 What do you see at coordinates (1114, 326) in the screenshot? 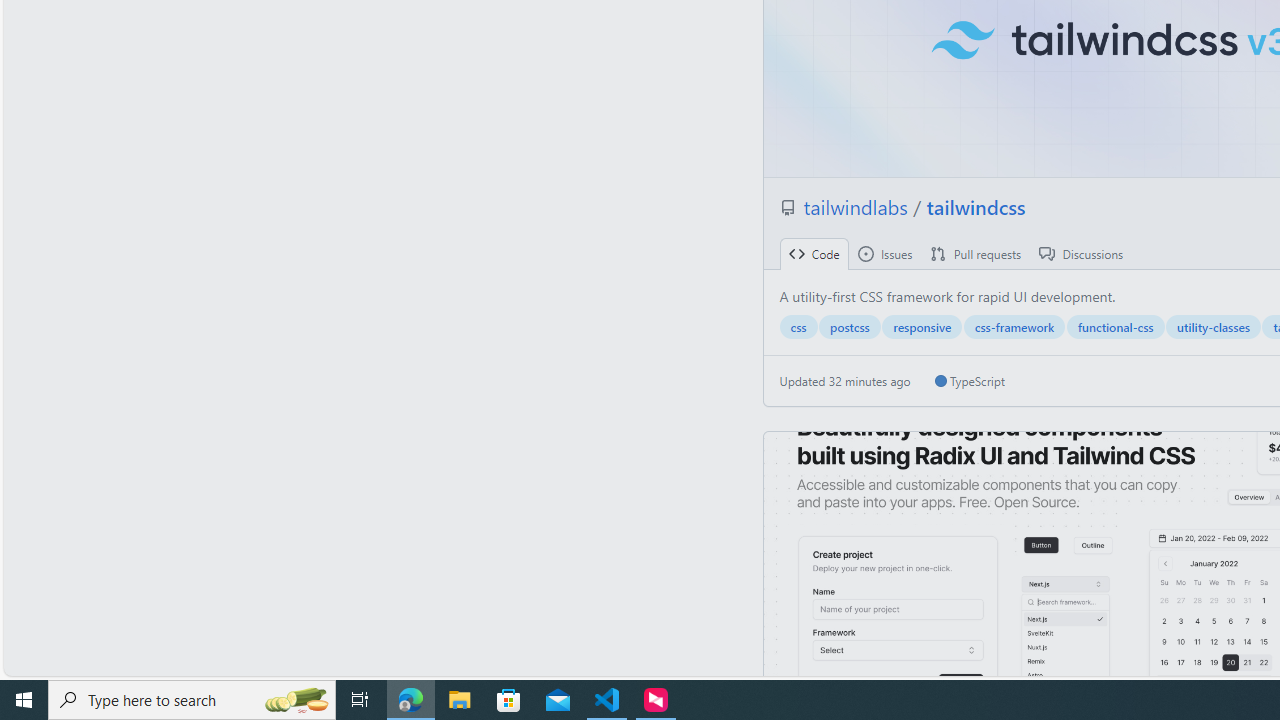
I see `'functional-css'` at bounding box center [1114, 326].